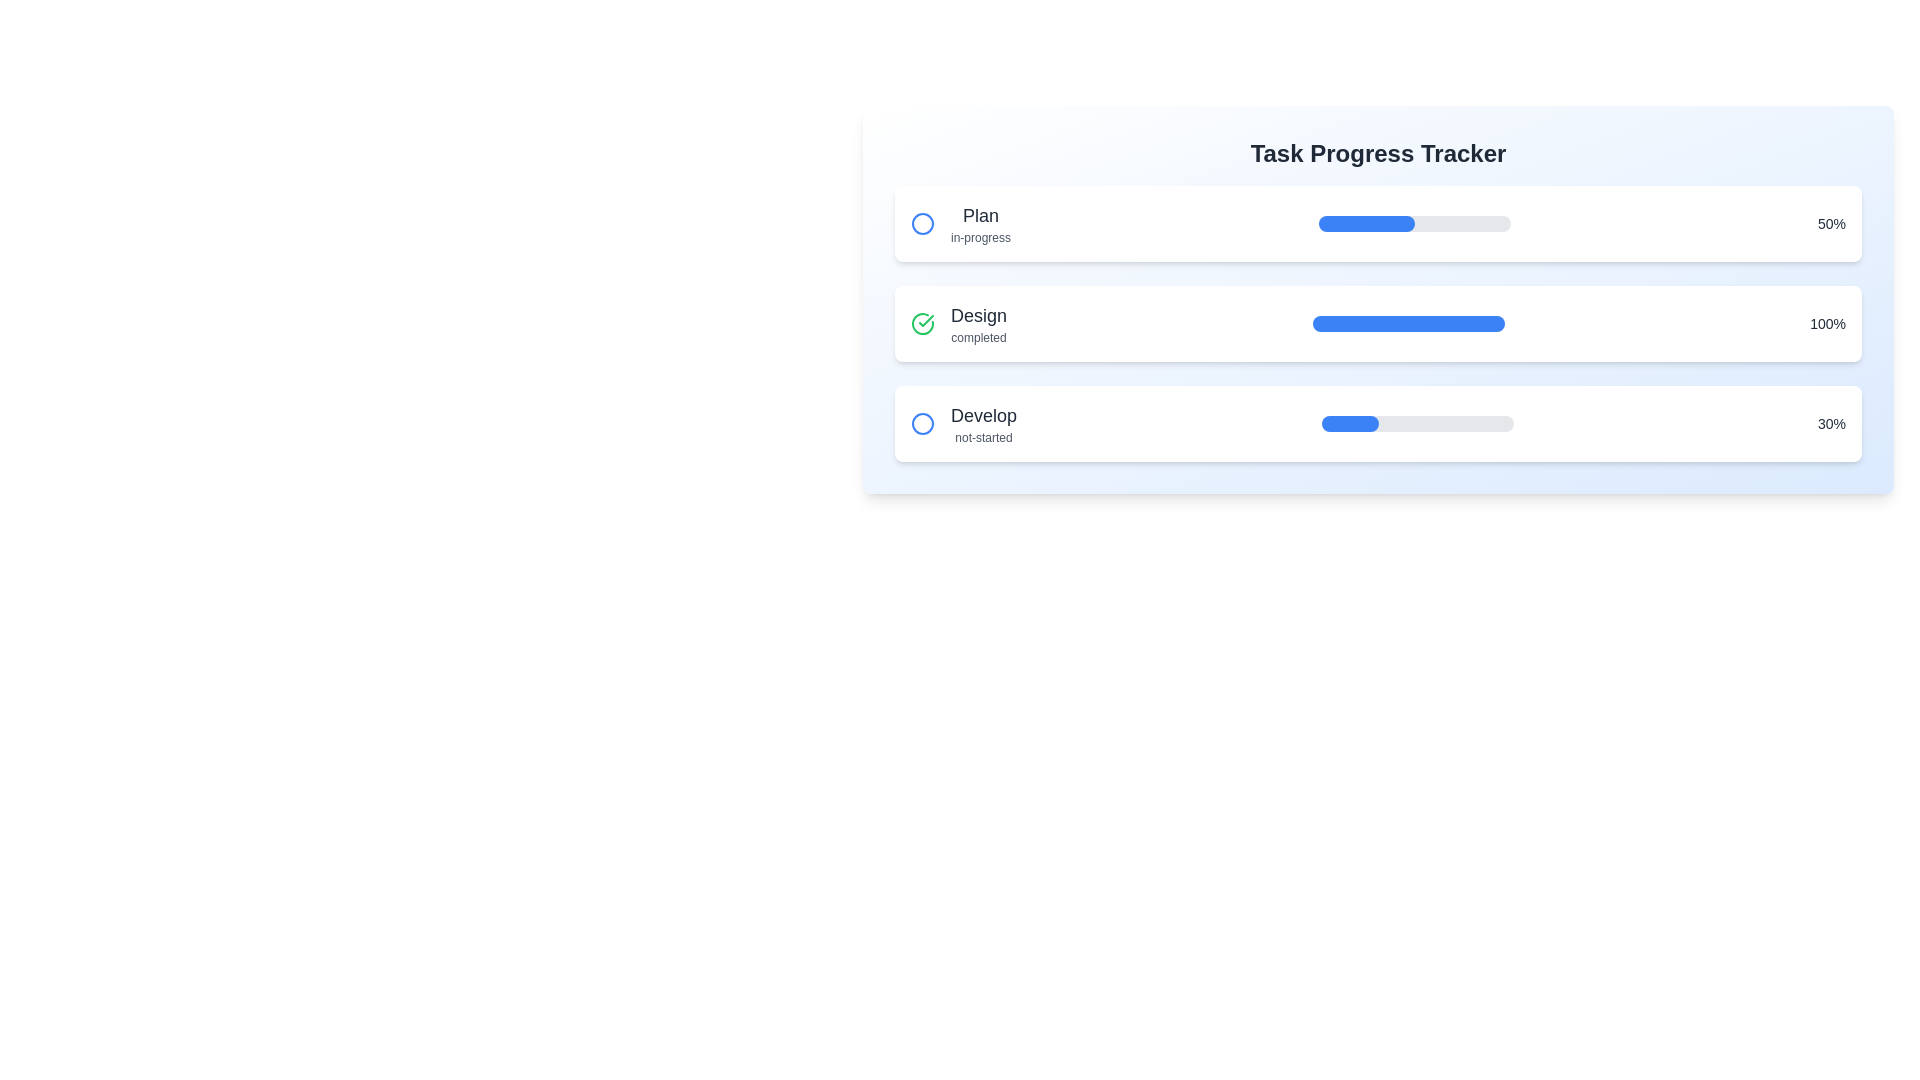 This screenshot has height=1080, width=1920. Describe the element at coordinates (1365, 223) in the screenshot. I see `the progress of the 50% filled segment of the progress bar in the 'Task Progress Tracker' interface` at that location.